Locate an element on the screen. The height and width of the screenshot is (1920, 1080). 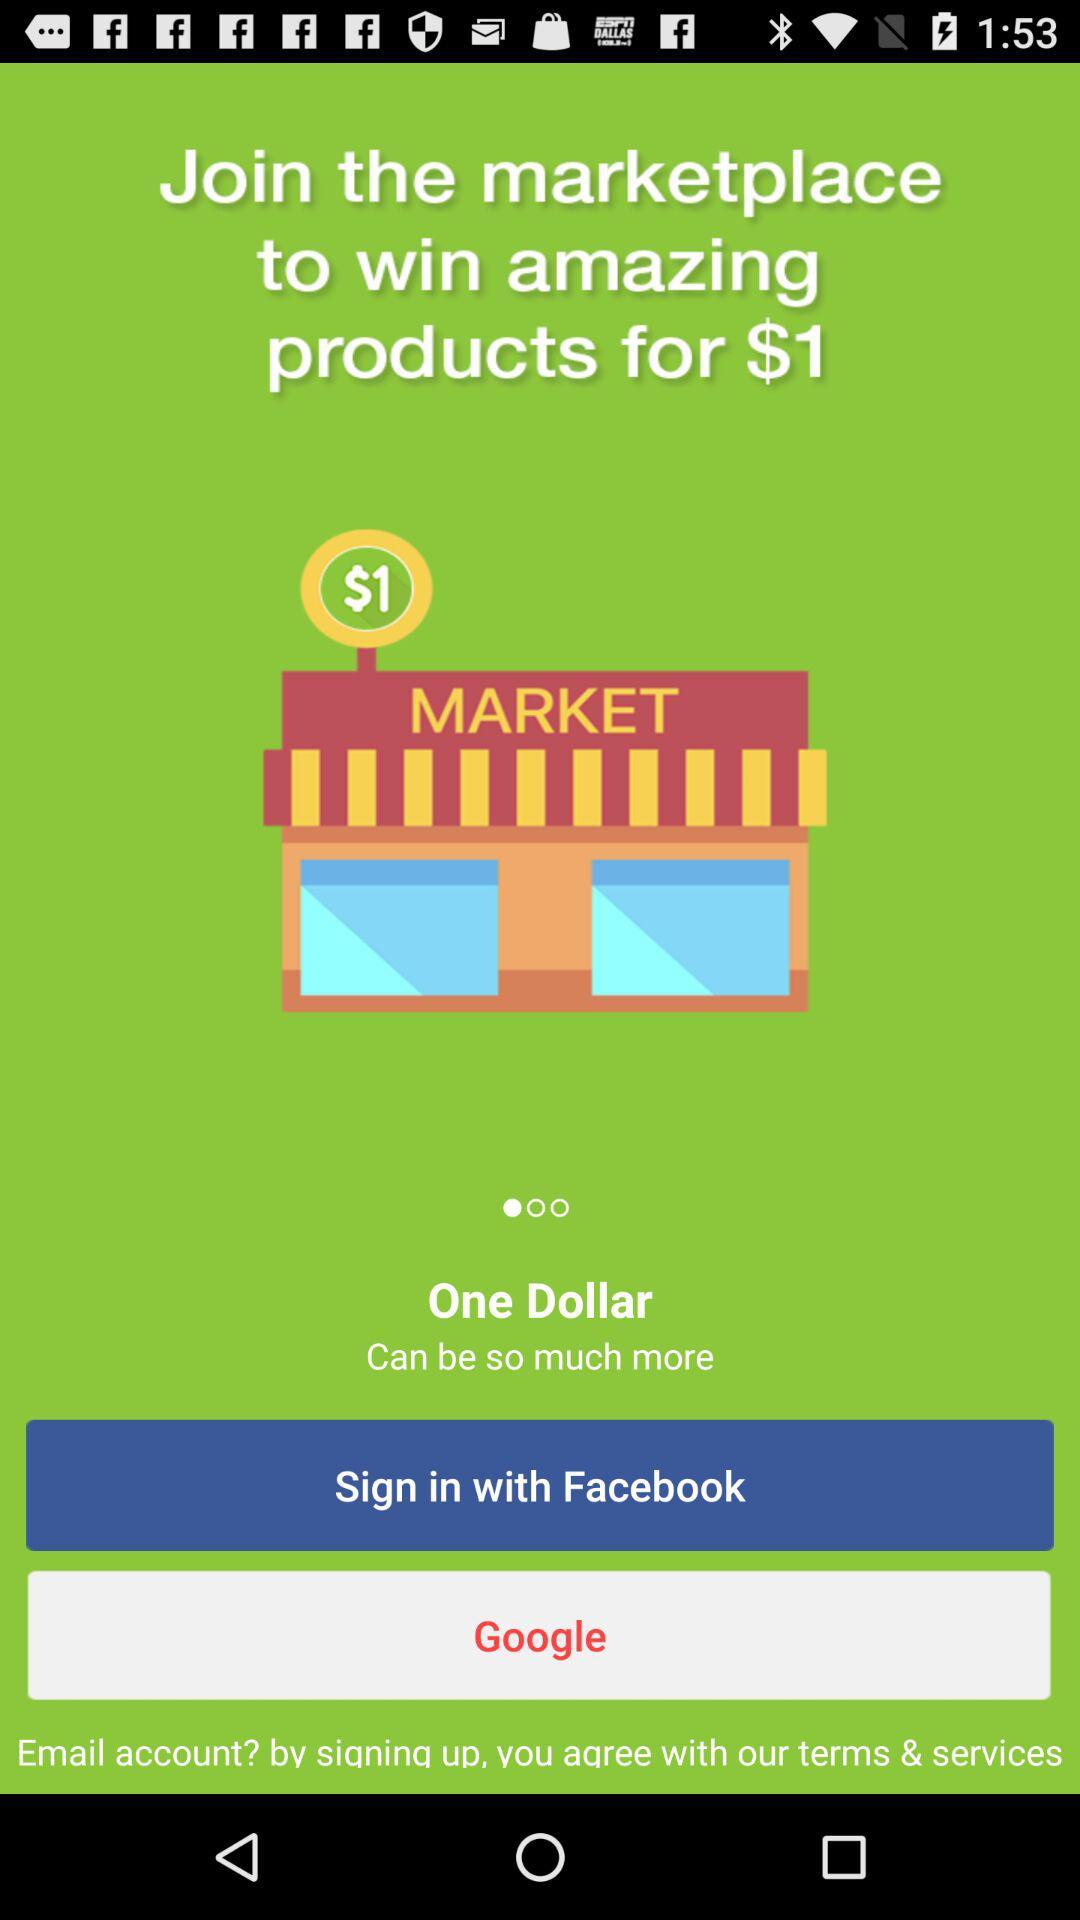
sign in with icon is located at coordinates (540, 1485).